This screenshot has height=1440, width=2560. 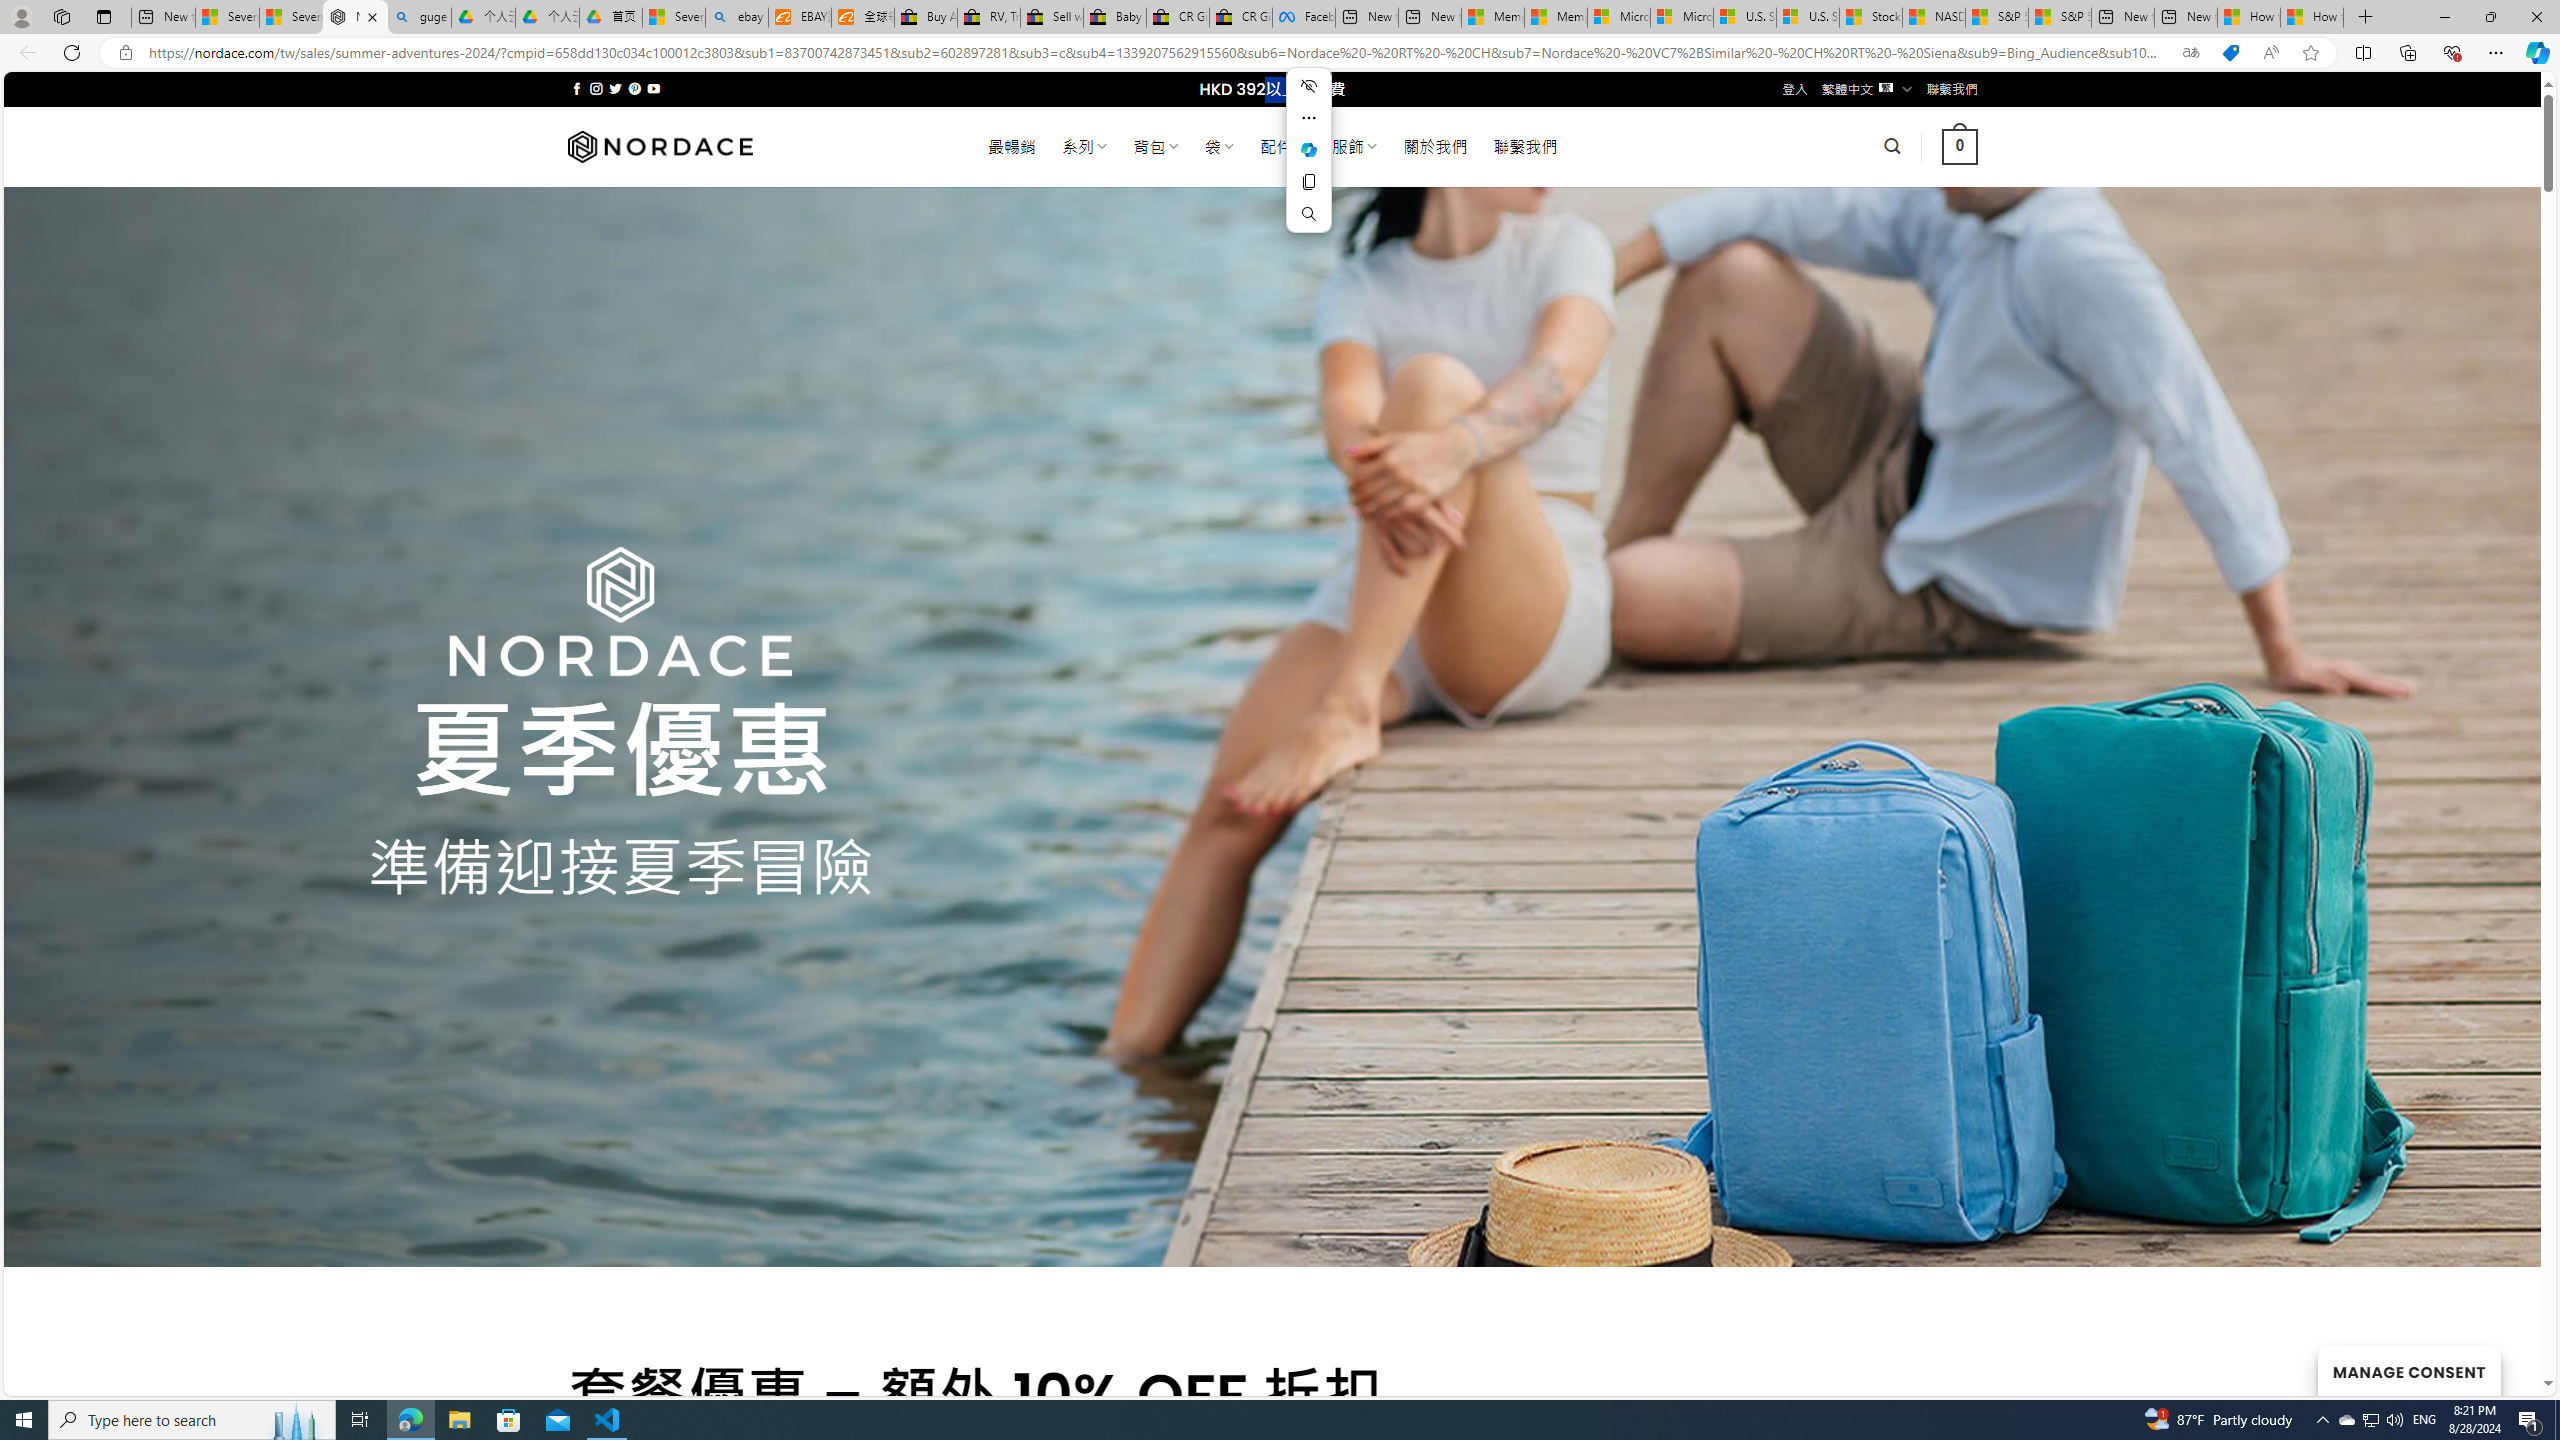 I want to click on 'More actions', so click(x=1308, y=118).